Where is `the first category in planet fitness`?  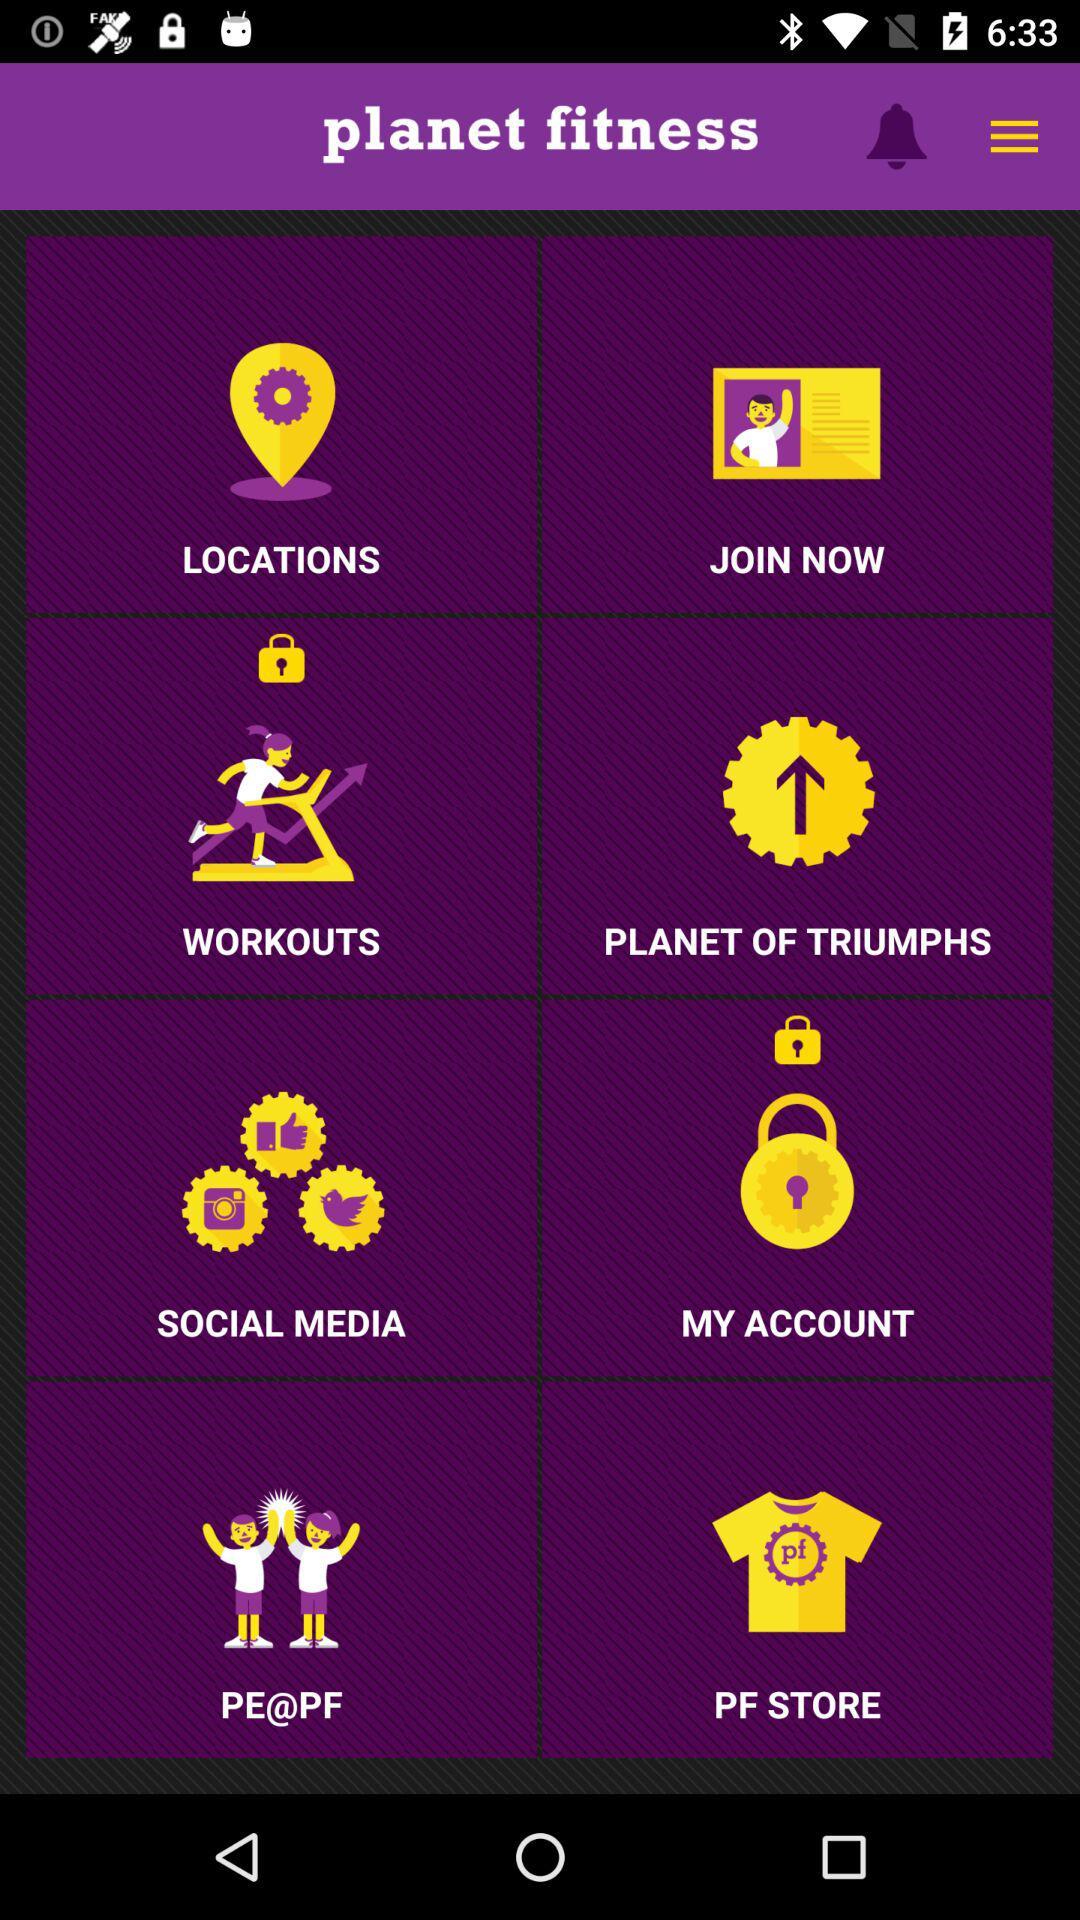 the first category in planet fitness is located at coordinates (281, 423).